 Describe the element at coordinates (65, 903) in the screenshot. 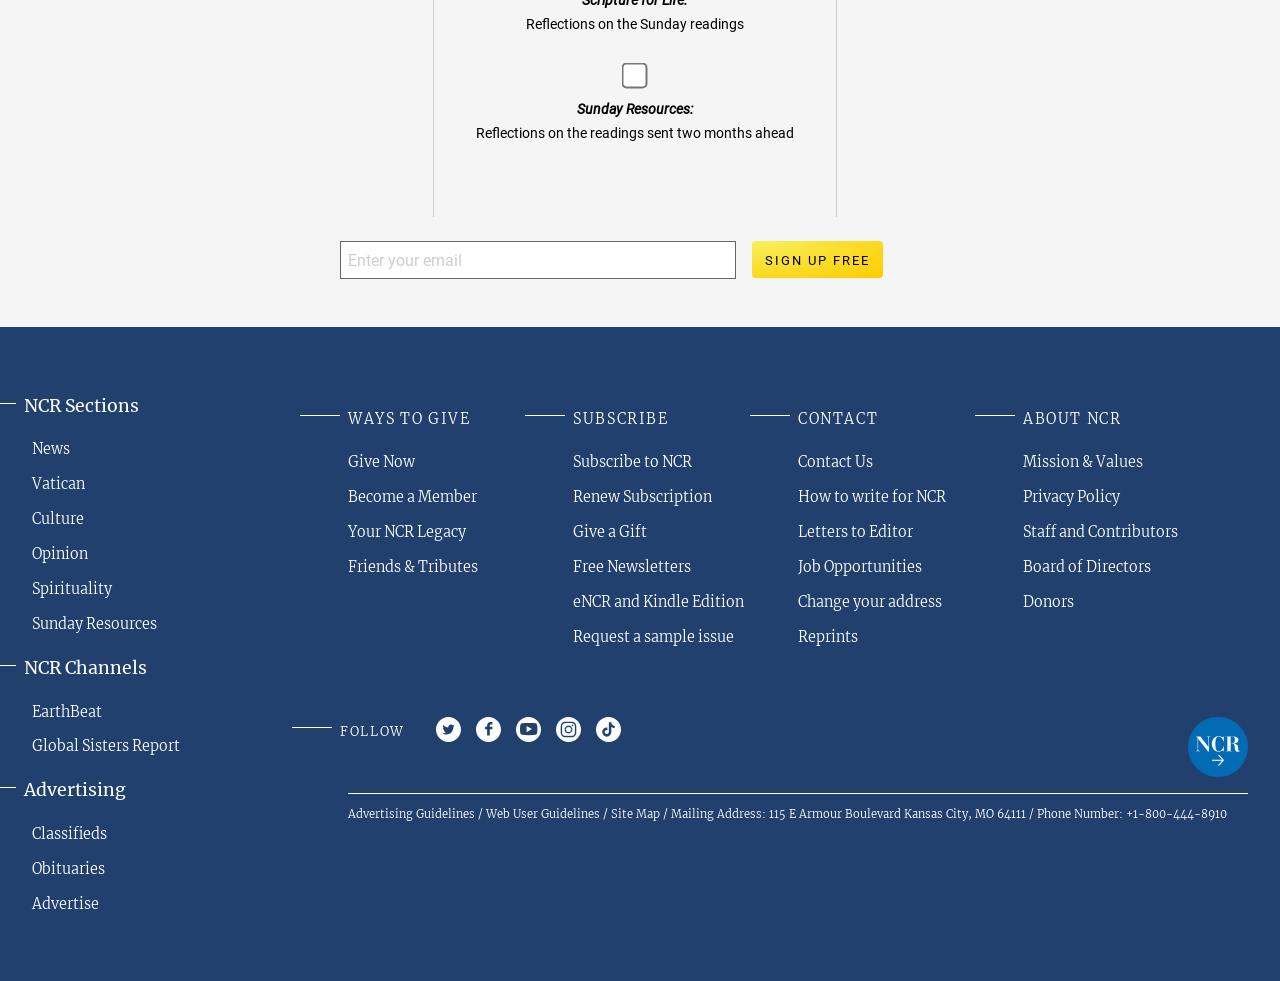

I see `'Advertise'` at that location.